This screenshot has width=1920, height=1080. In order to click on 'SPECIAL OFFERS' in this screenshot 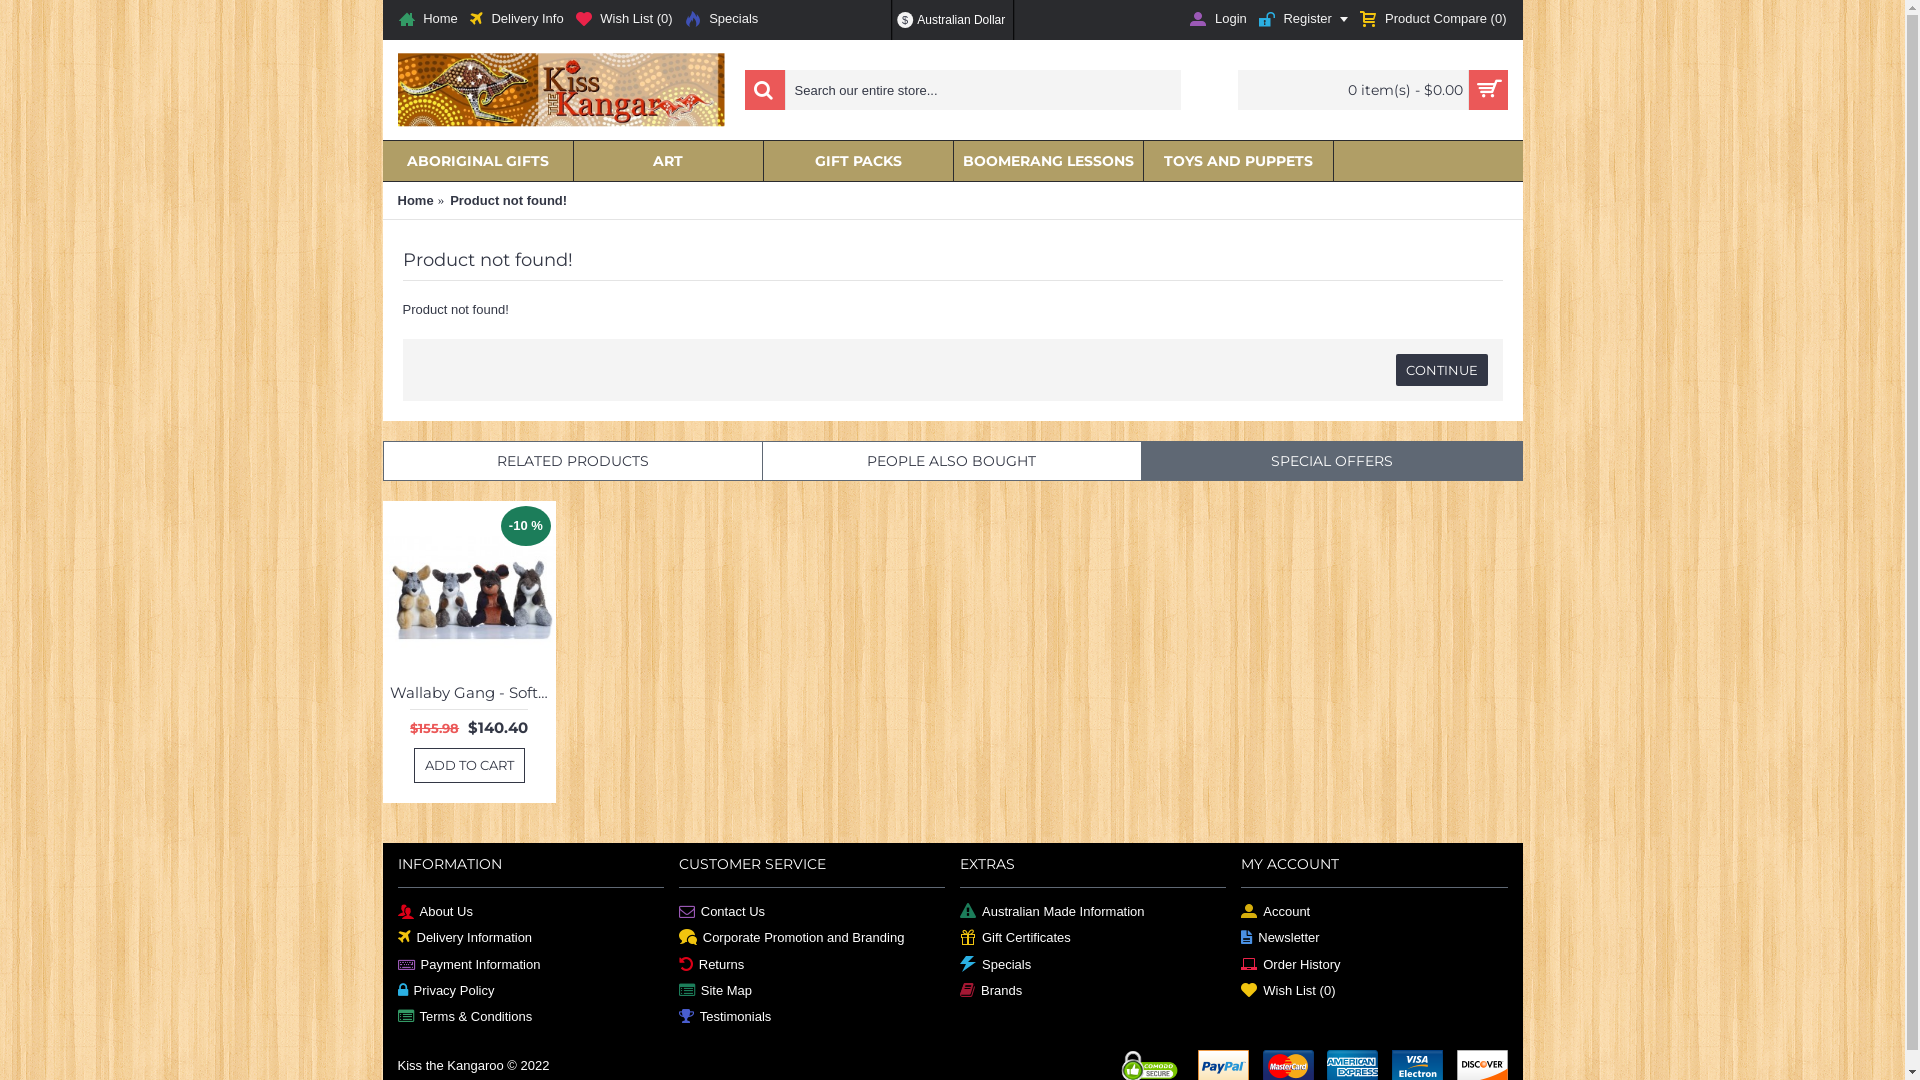, I will do `click(1331, 461)`.